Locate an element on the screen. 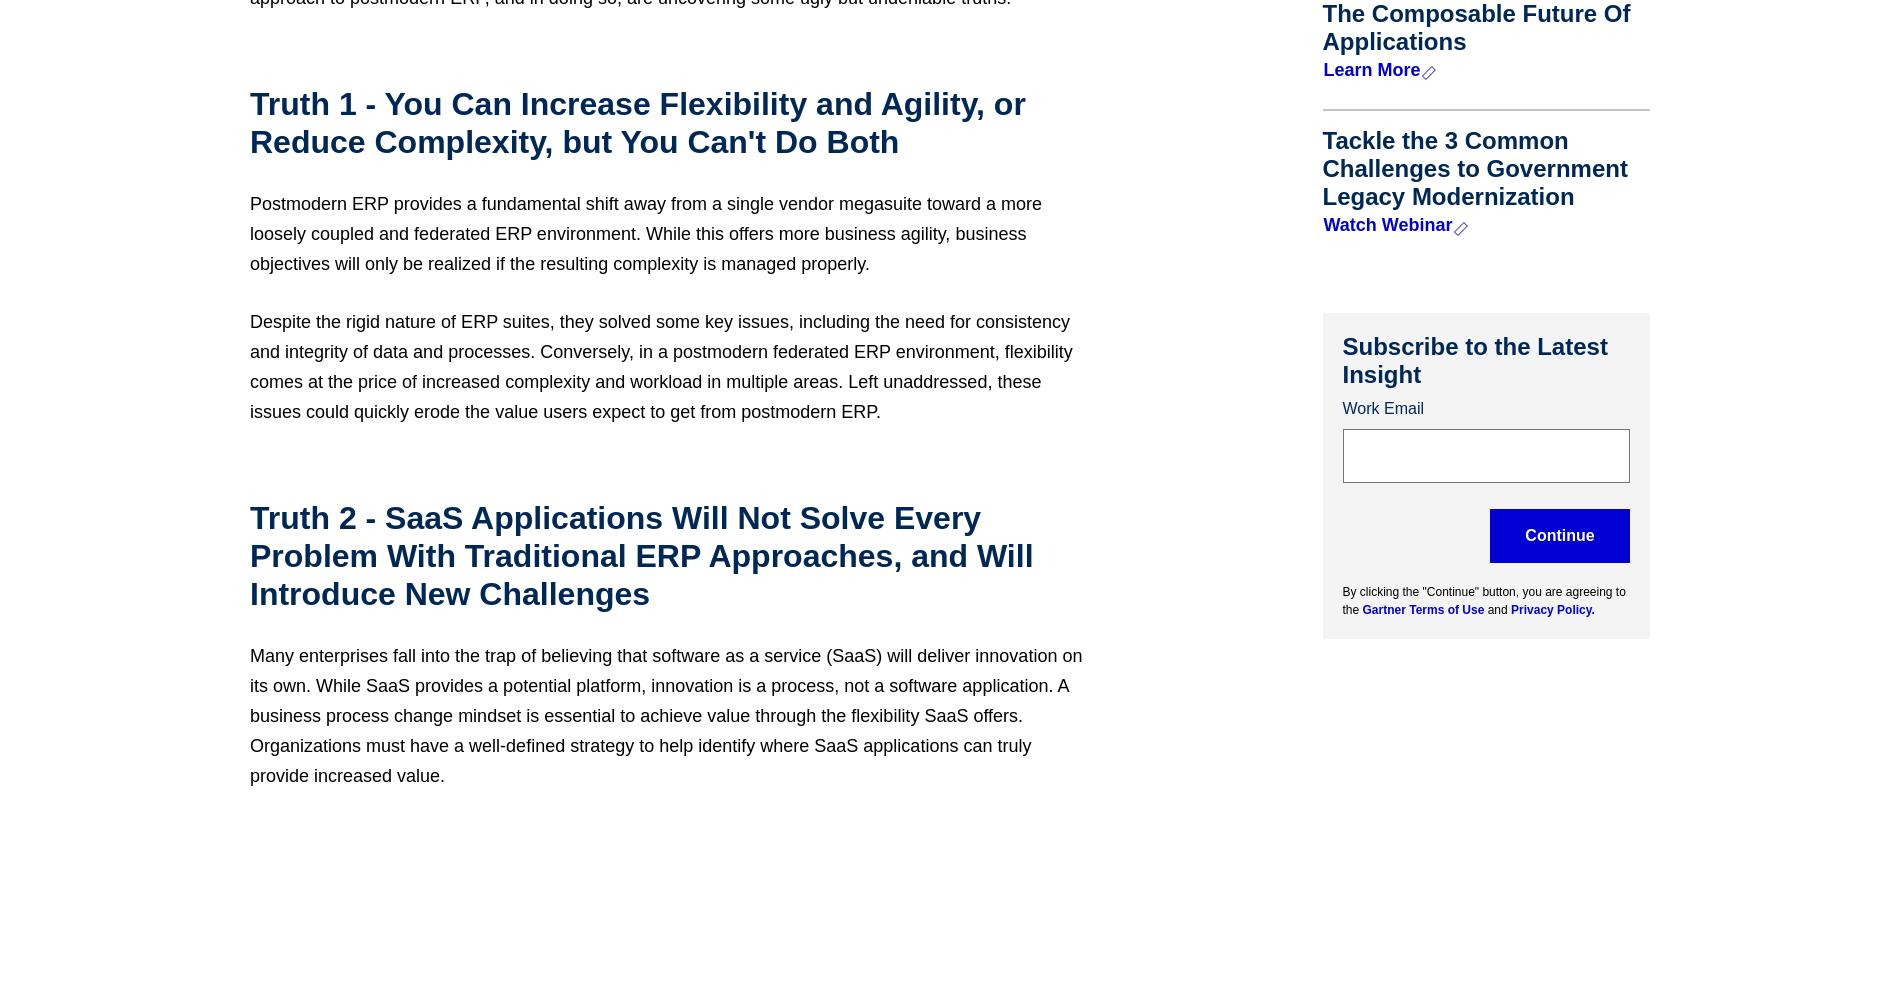 This screenshot has height=985, width=1900. 'Work Email' is located at coordinates (1382, 406).